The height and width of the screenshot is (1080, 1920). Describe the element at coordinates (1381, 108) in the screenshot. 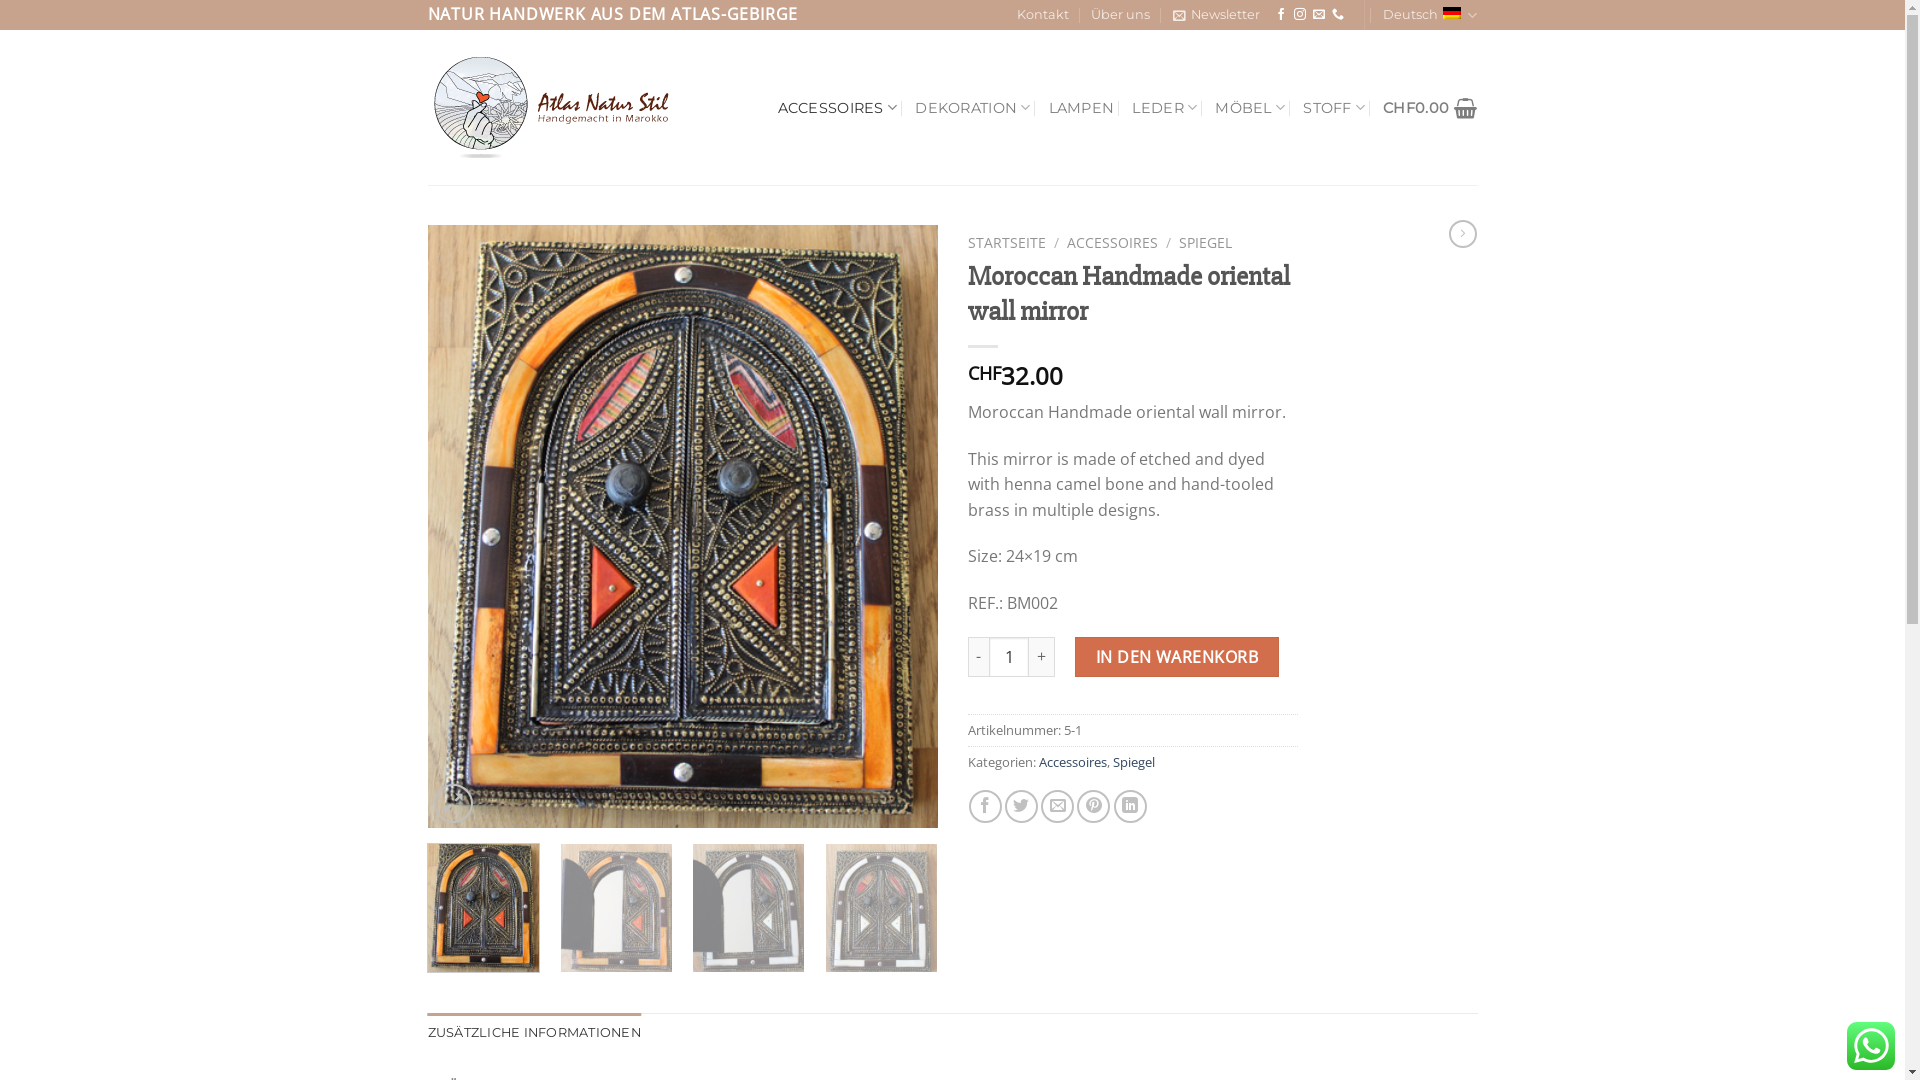

I see `'CHF0.00'` at that location.